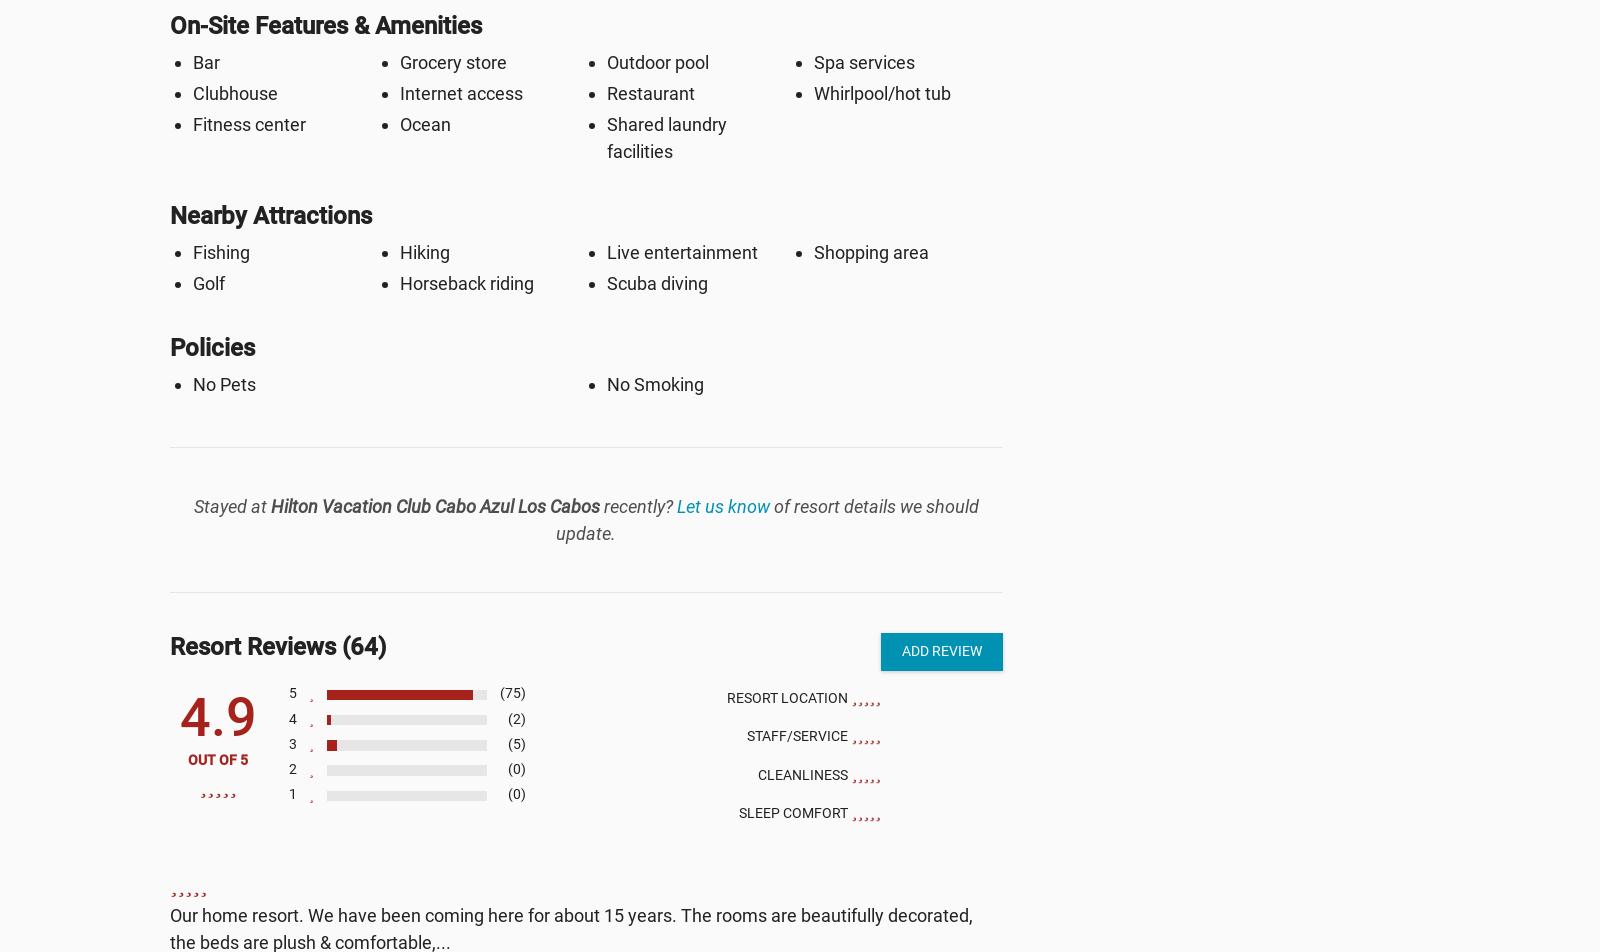 The width and height of the screenshot is (1600, 952). I want to click on '1', so click(292, 794).